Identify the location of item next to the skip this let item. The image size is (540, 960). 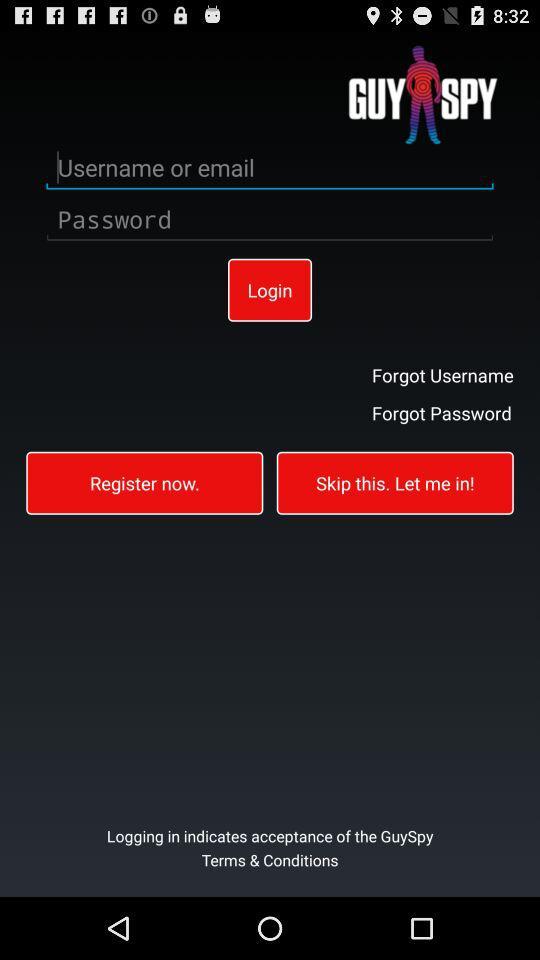
(143, 481).